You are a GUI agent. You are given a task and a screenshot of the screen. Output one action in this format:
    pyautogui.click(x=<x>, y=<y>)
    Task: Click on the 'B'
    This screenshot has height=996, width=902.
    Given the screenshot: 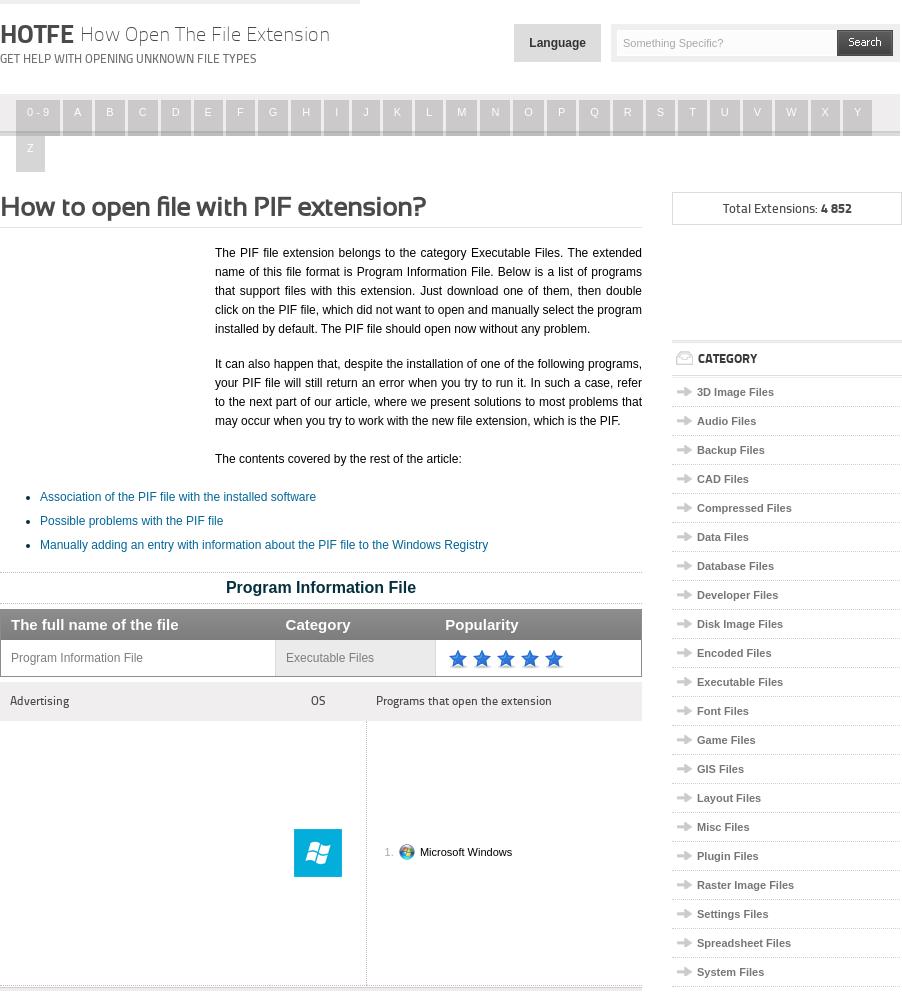 What is the action you would take?
    pyautogui.click(x=109, y=111)
    